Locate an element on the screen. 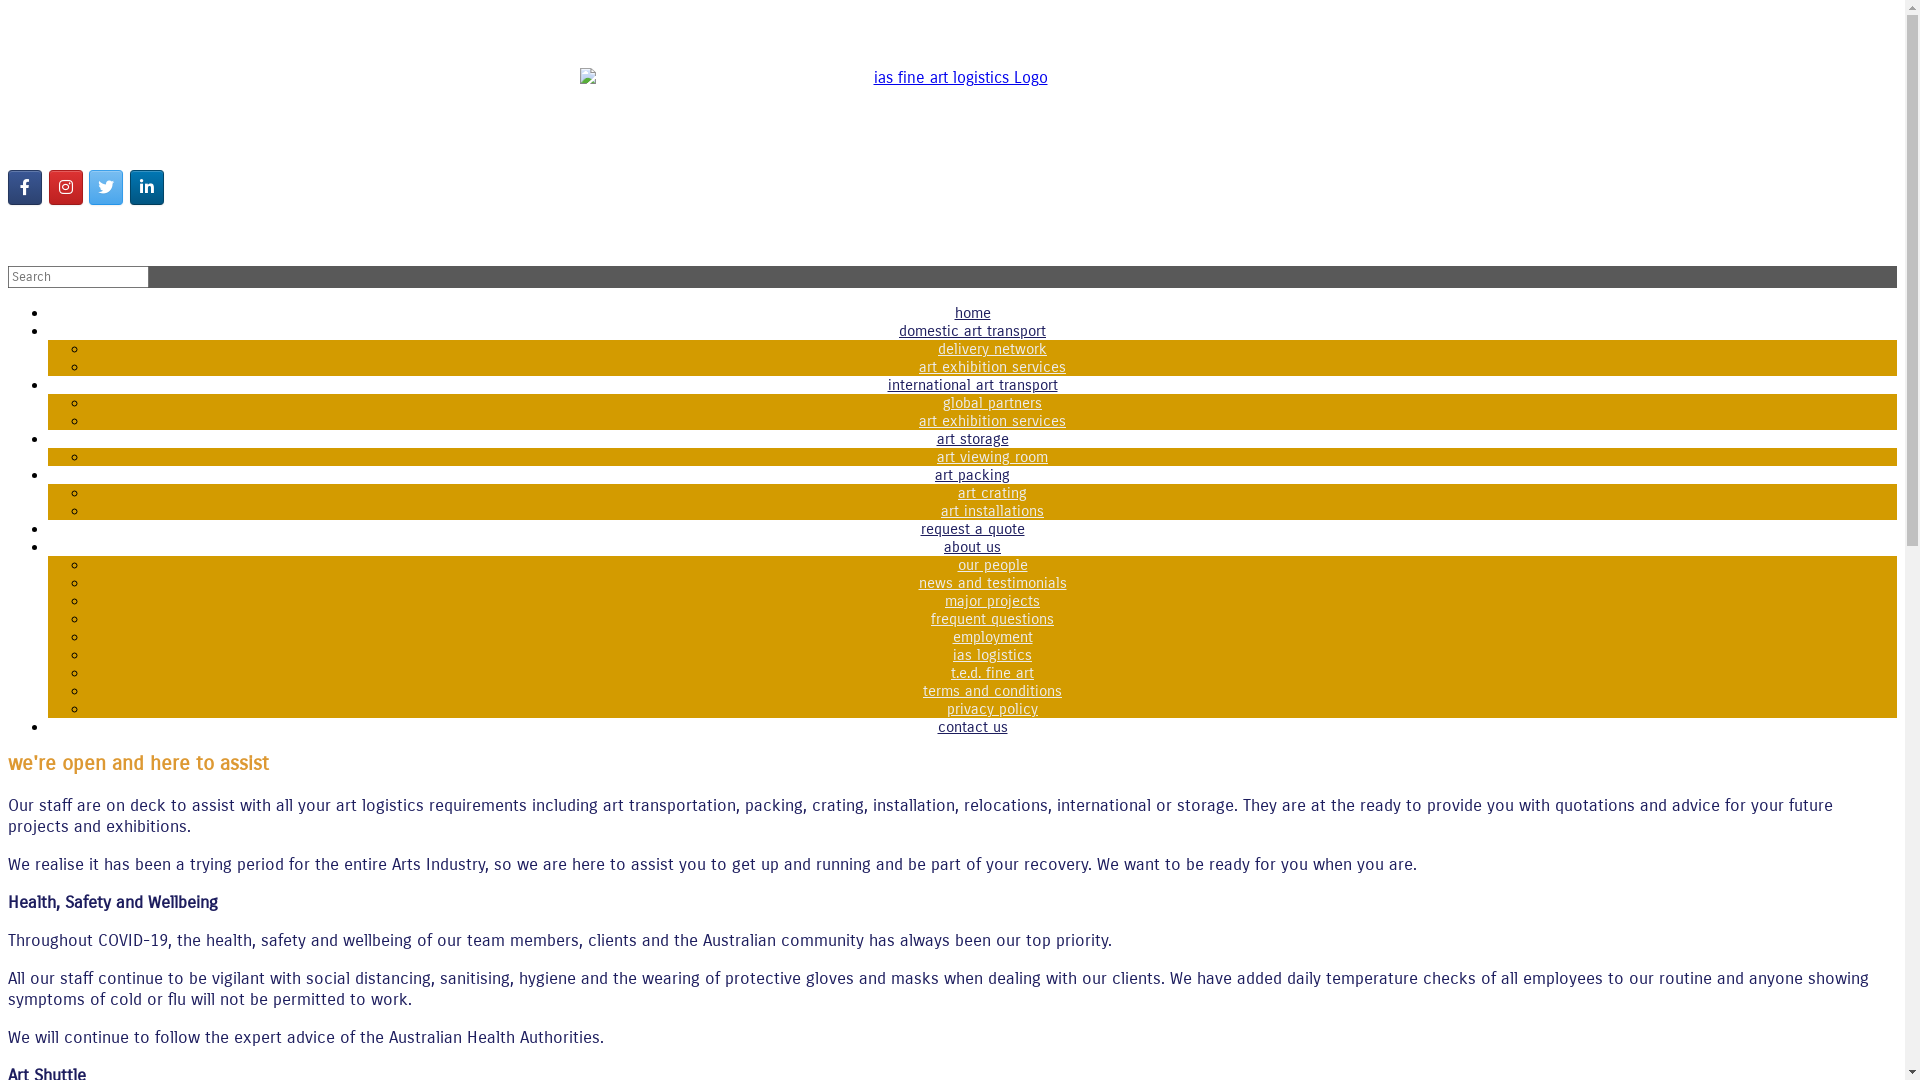 The height and width of the screenshot is (1080, 1920). 'ias fine art logistics on Instagram' is located at coordinates (66, 187).